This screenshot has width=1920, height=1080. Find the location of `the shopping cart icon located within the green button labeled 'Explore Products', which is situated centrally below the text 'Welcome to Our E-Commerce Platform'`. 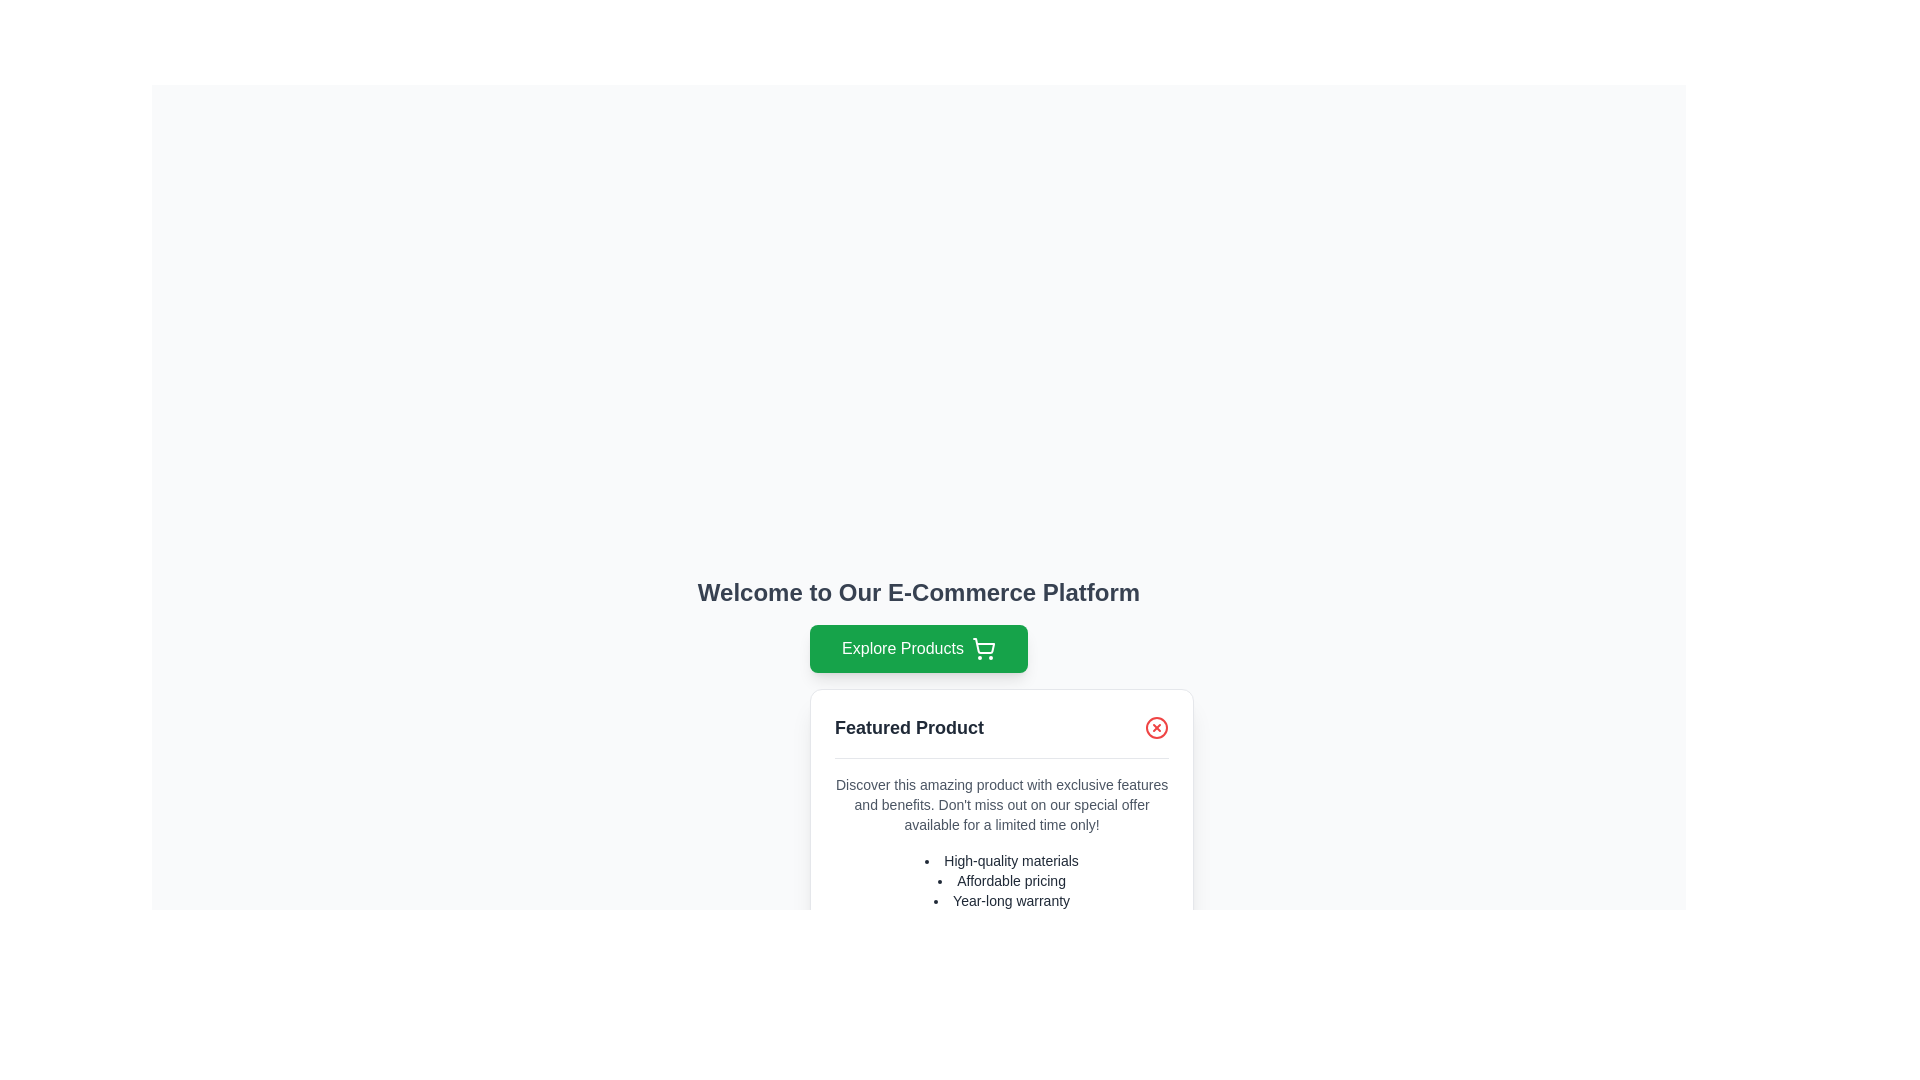

the shopping cart icon located within the green button labeled 'Explore Products', which is situated centrally below the text 'Welcome to Our E-Commerce Platform' is located at coordinates (983, 646).